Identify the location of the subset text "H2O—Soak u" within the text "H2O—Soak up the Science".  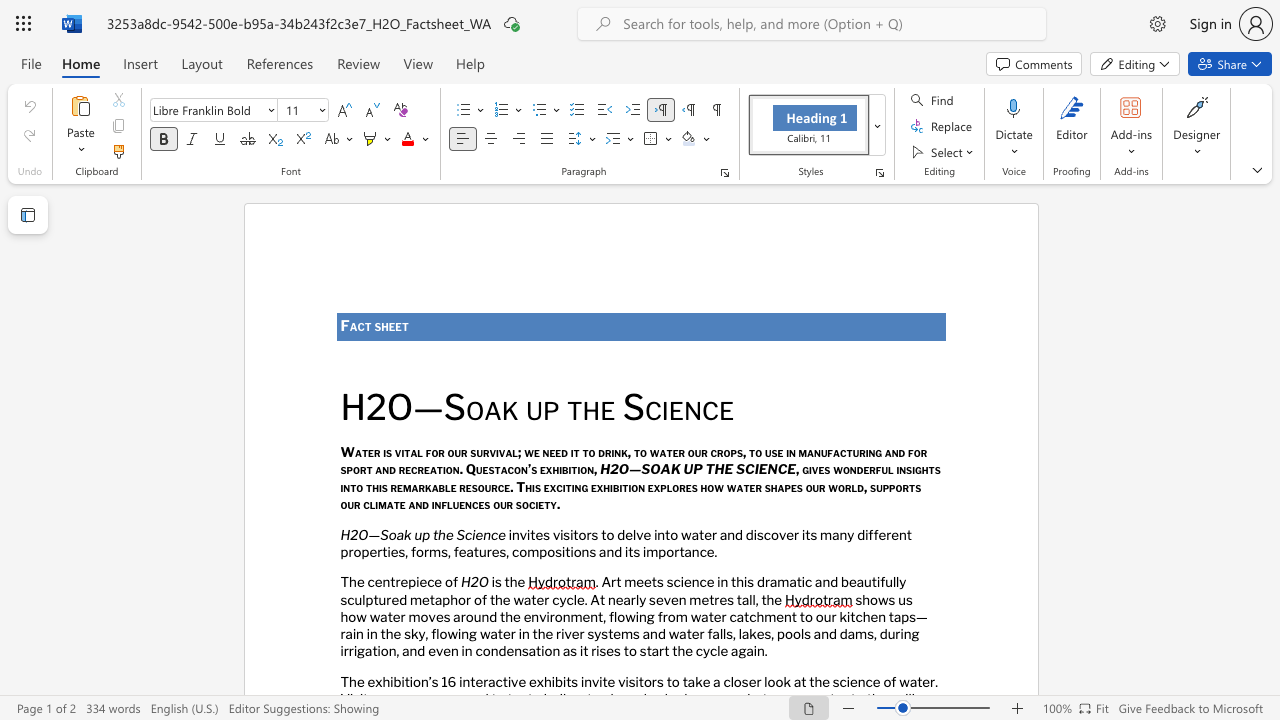
(340, 406).